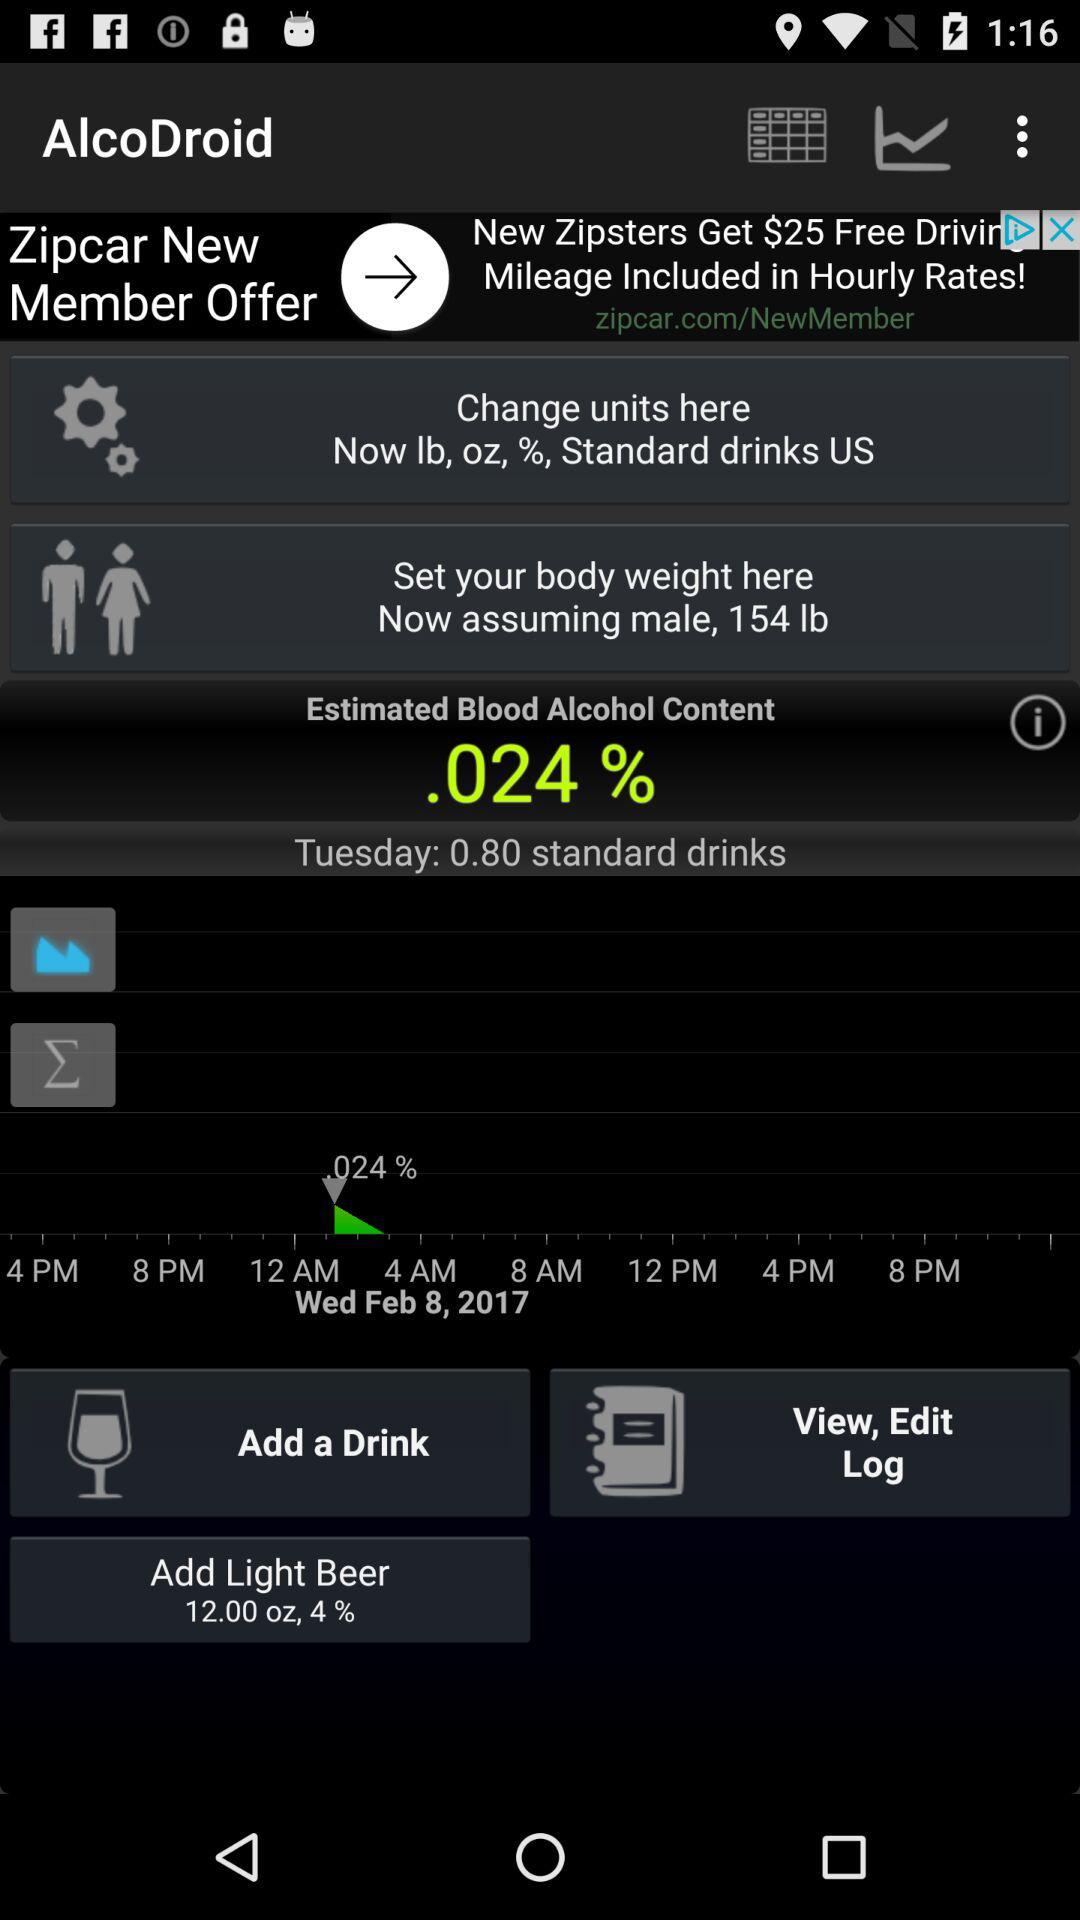  I want to click on see more information, so click(1036, 721).